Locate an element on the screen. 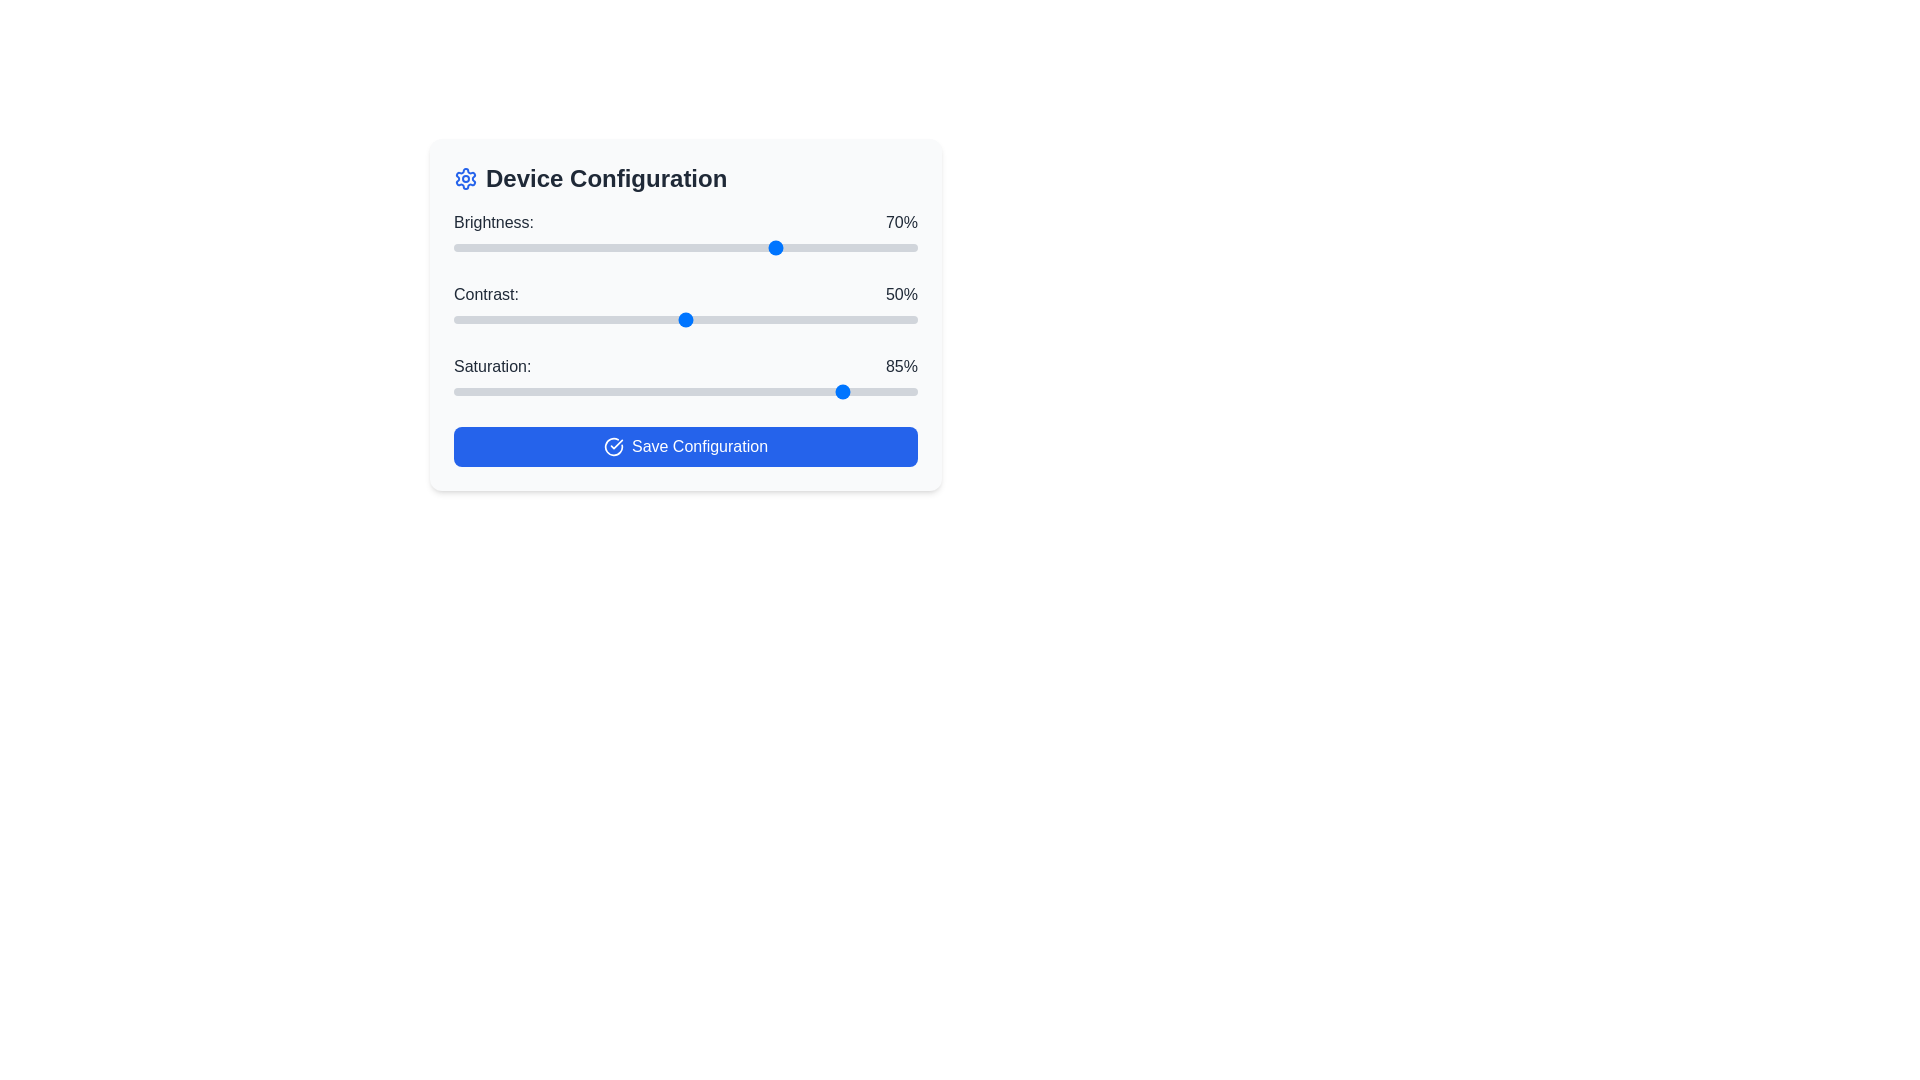 Image resolution: width=1920 pixels, height=1080 pixels. the saturation level is located at coordinates (564, 392).